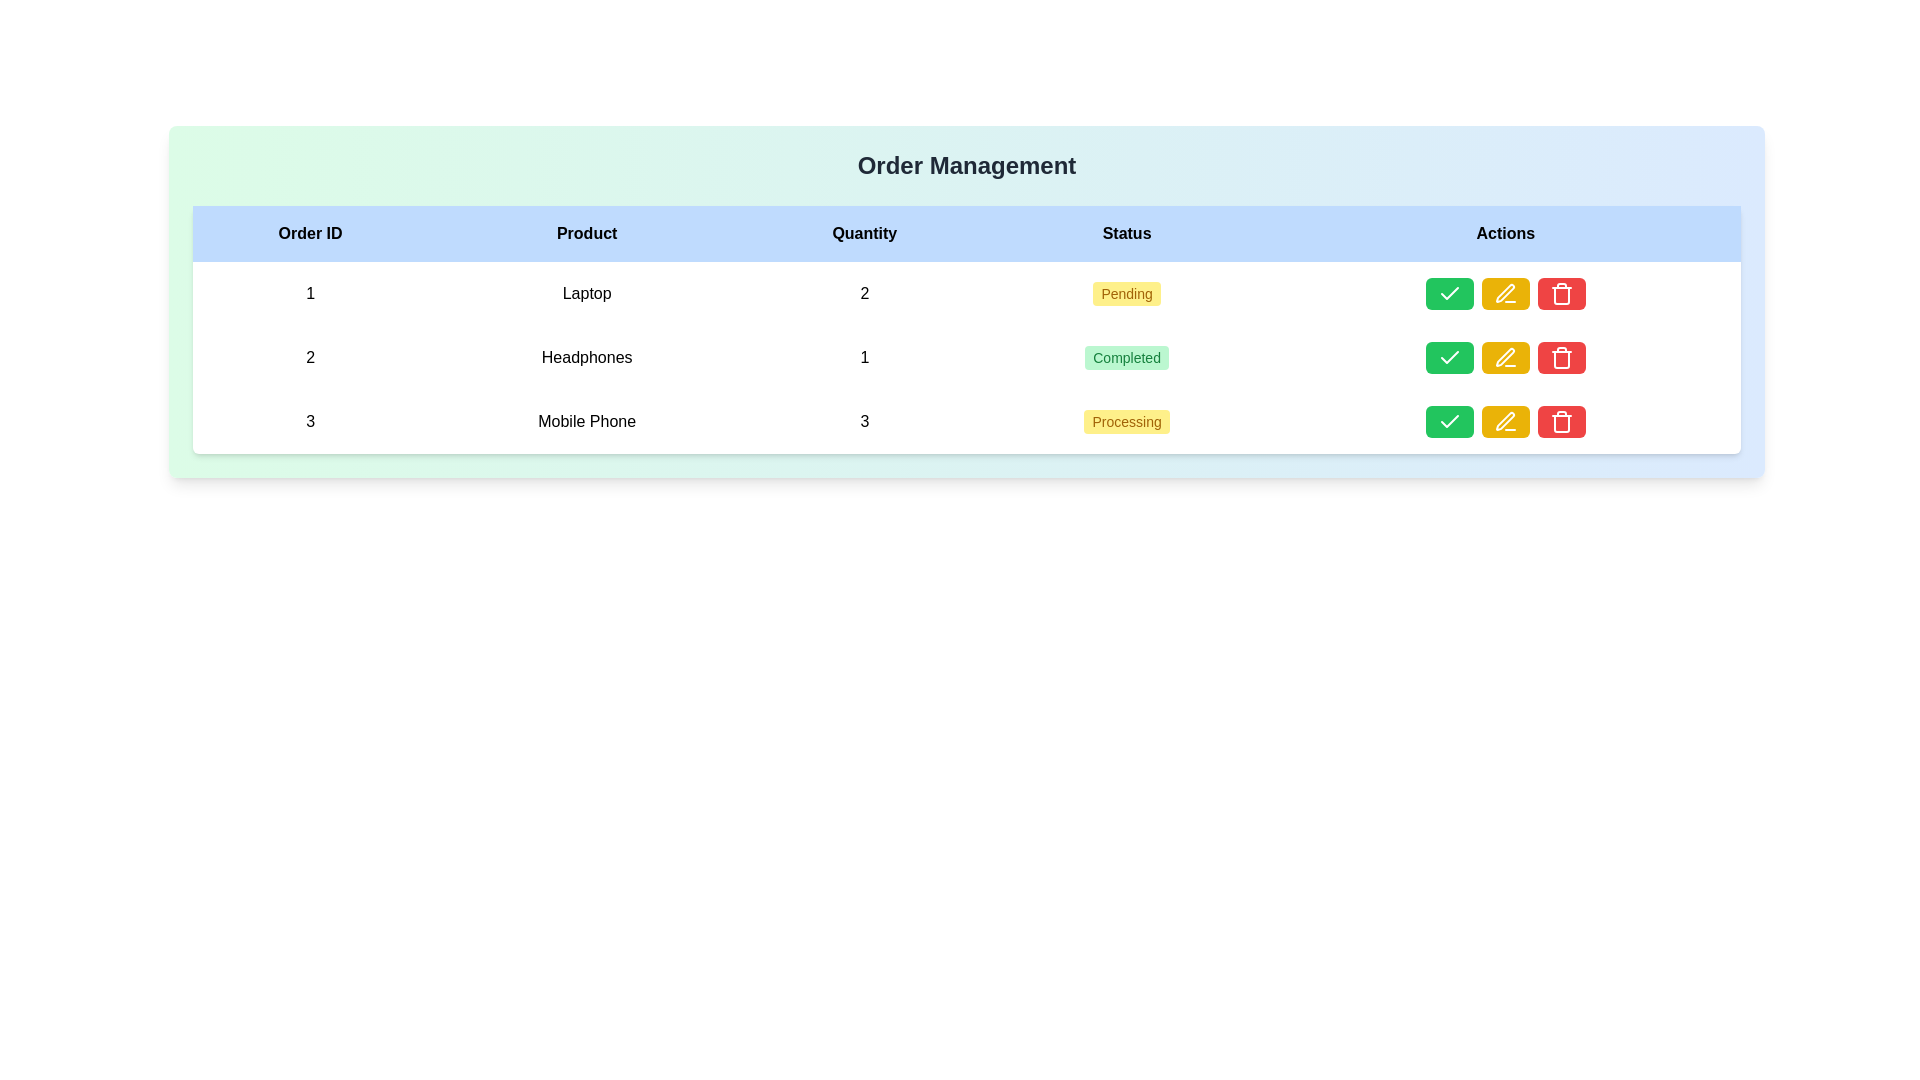 This screenshot has height=1080, width=1920. I want to click on the Table Header Row, so click(966, 233).